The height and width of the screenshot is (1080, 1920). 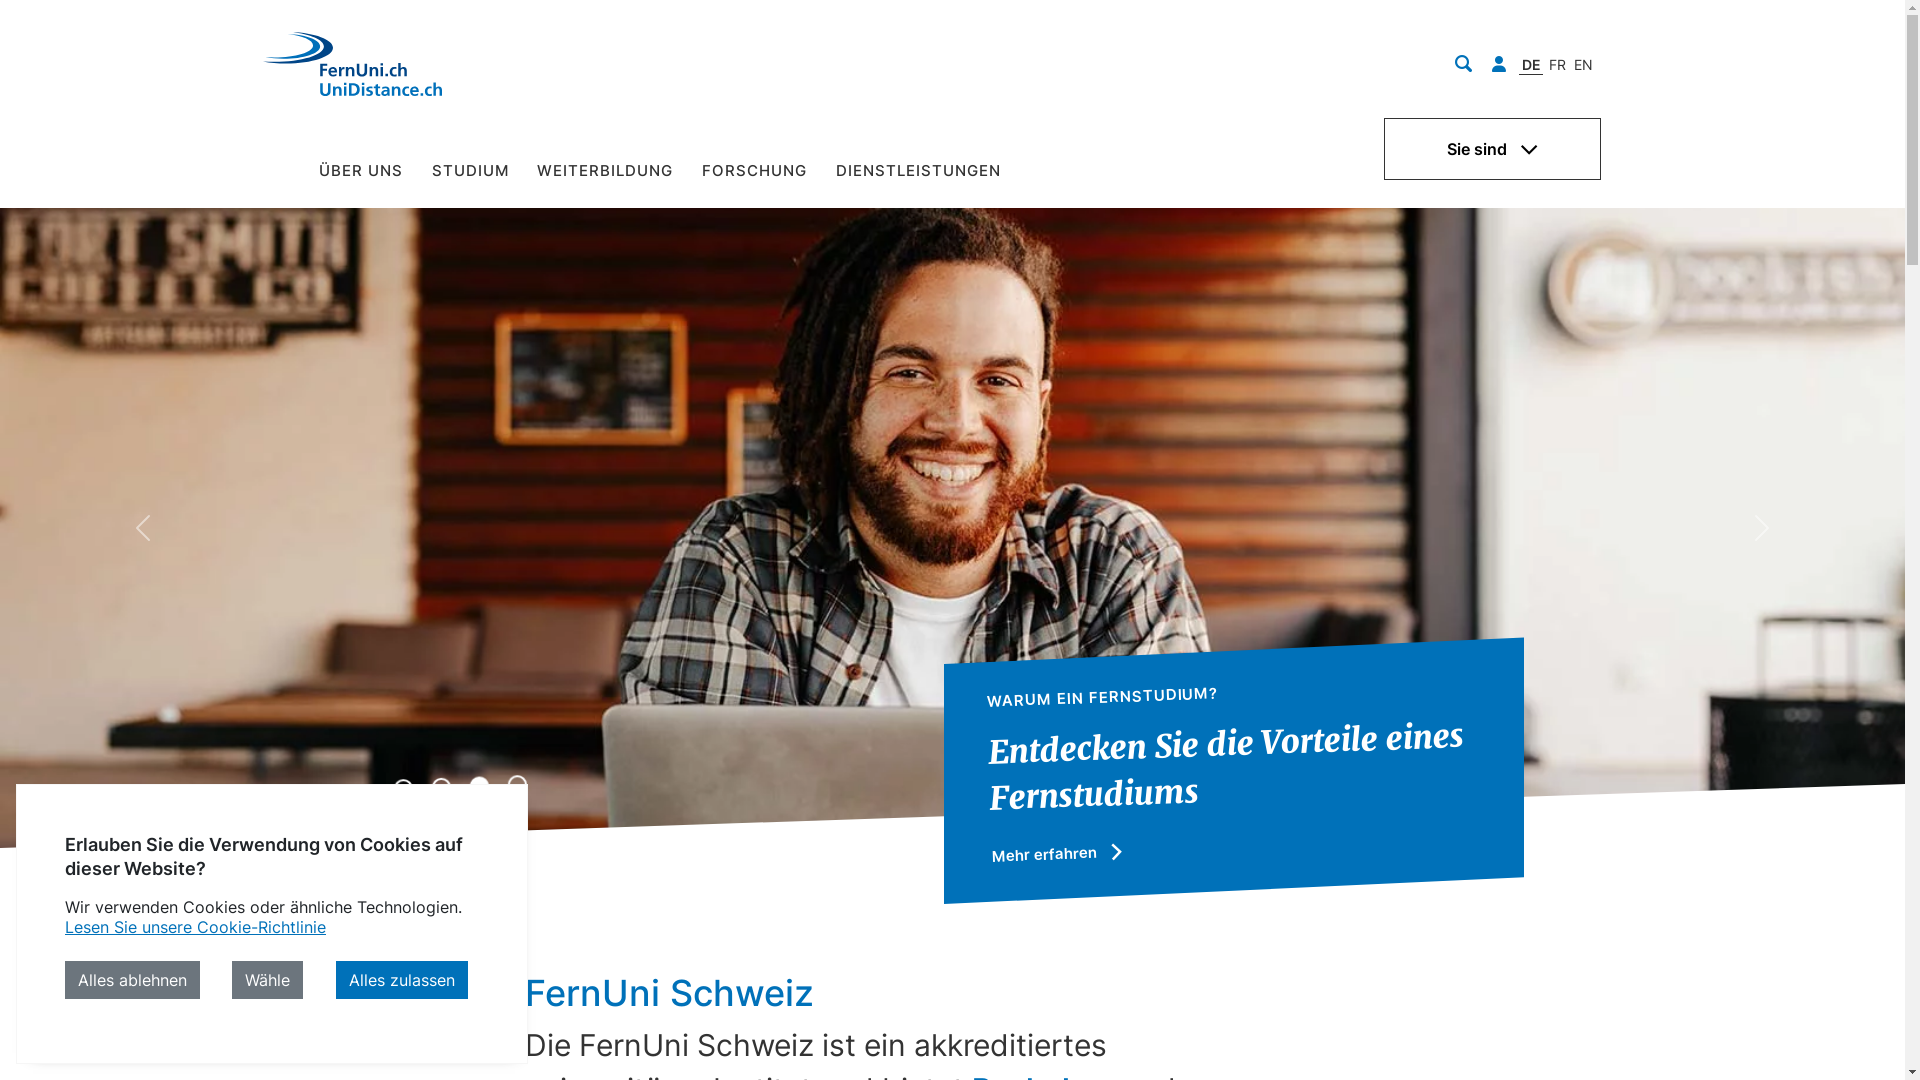 I want to click on 'STUDIUM', so click(x=416, y=176).